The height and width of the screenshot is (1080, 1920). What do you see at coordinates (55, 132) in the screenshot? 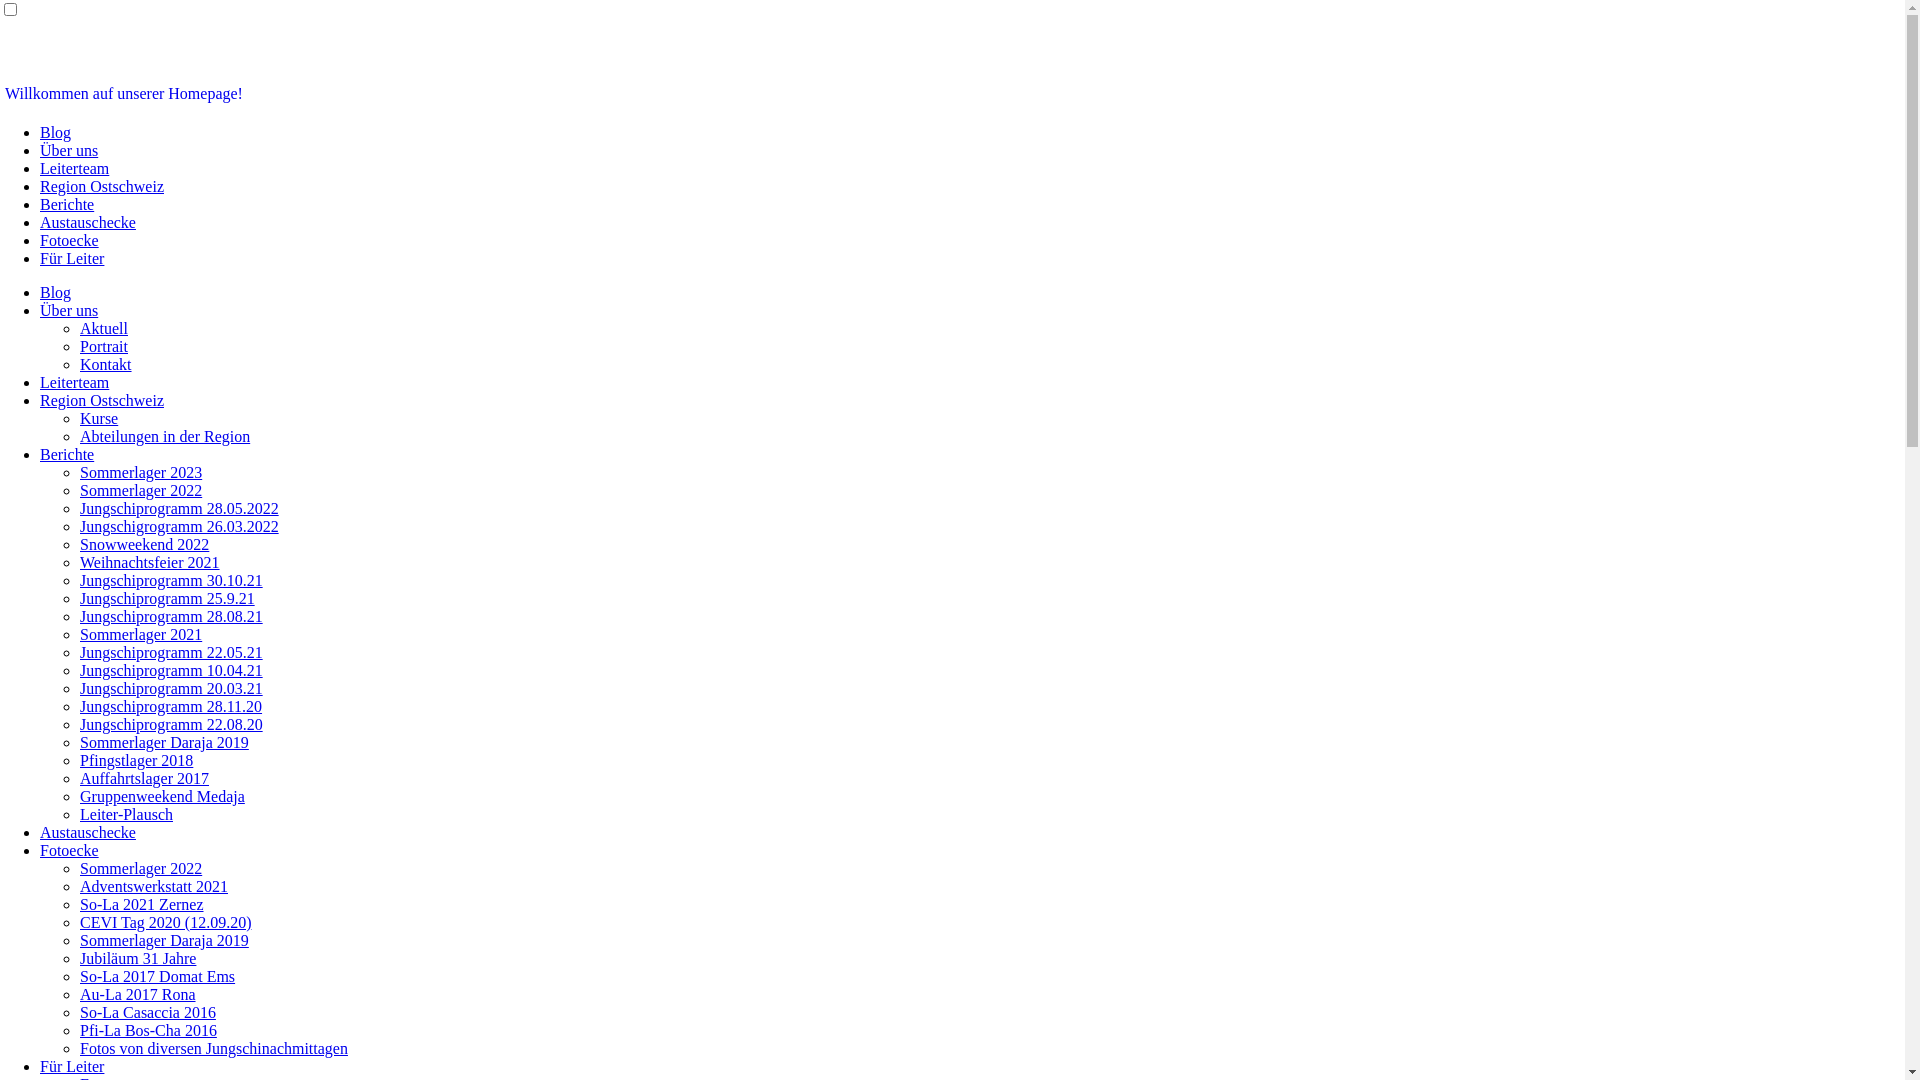
I see `'Blog'` at bounding box center [55, 132].